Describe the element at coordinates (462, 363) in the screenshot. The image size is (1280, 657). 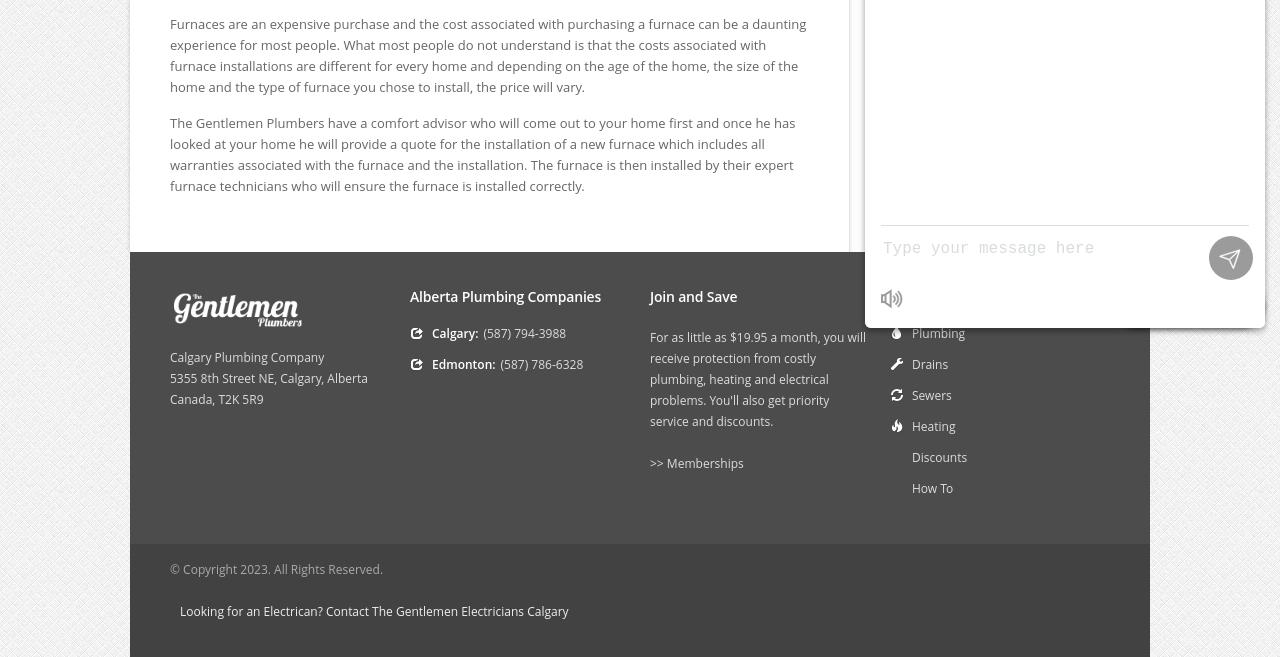
I see `'Edmonton:'` at that location.